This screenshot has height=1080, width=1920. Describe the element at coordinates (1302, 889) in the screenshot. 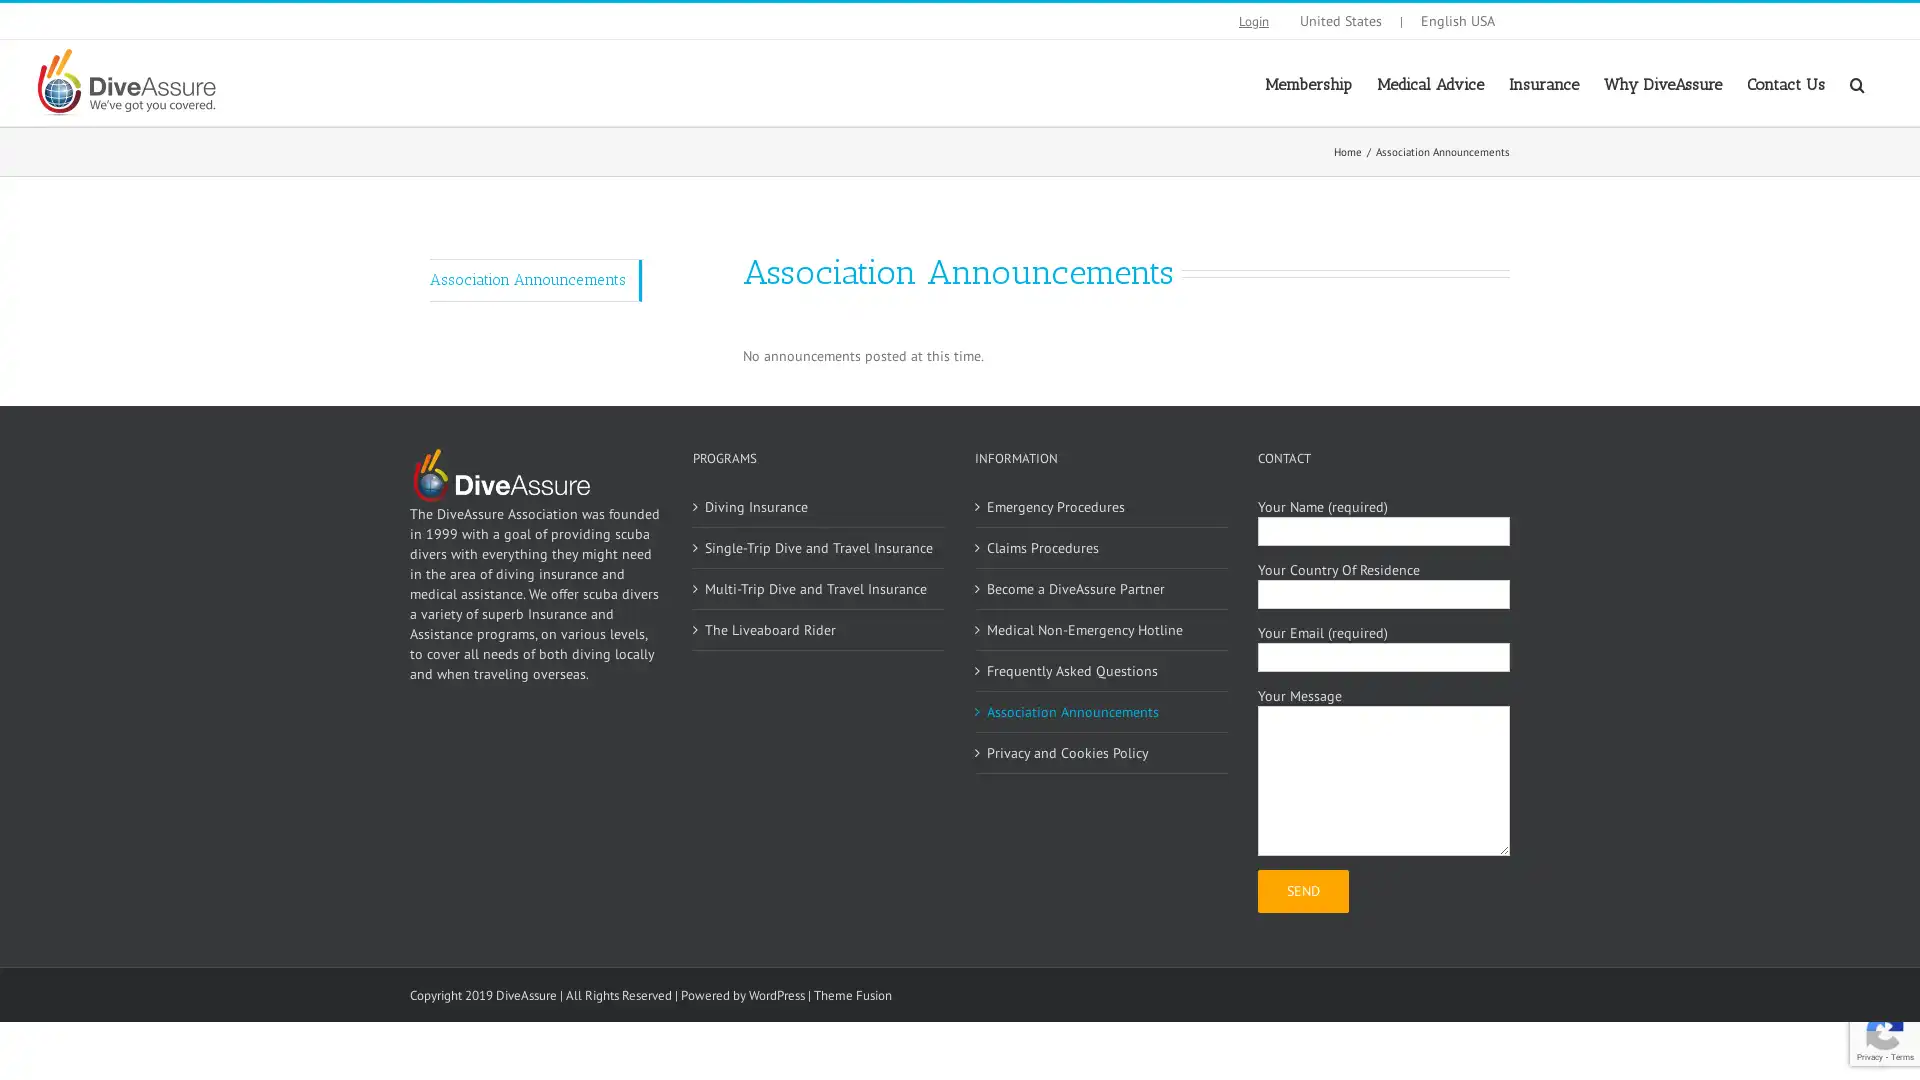

I see `Send` at that location.